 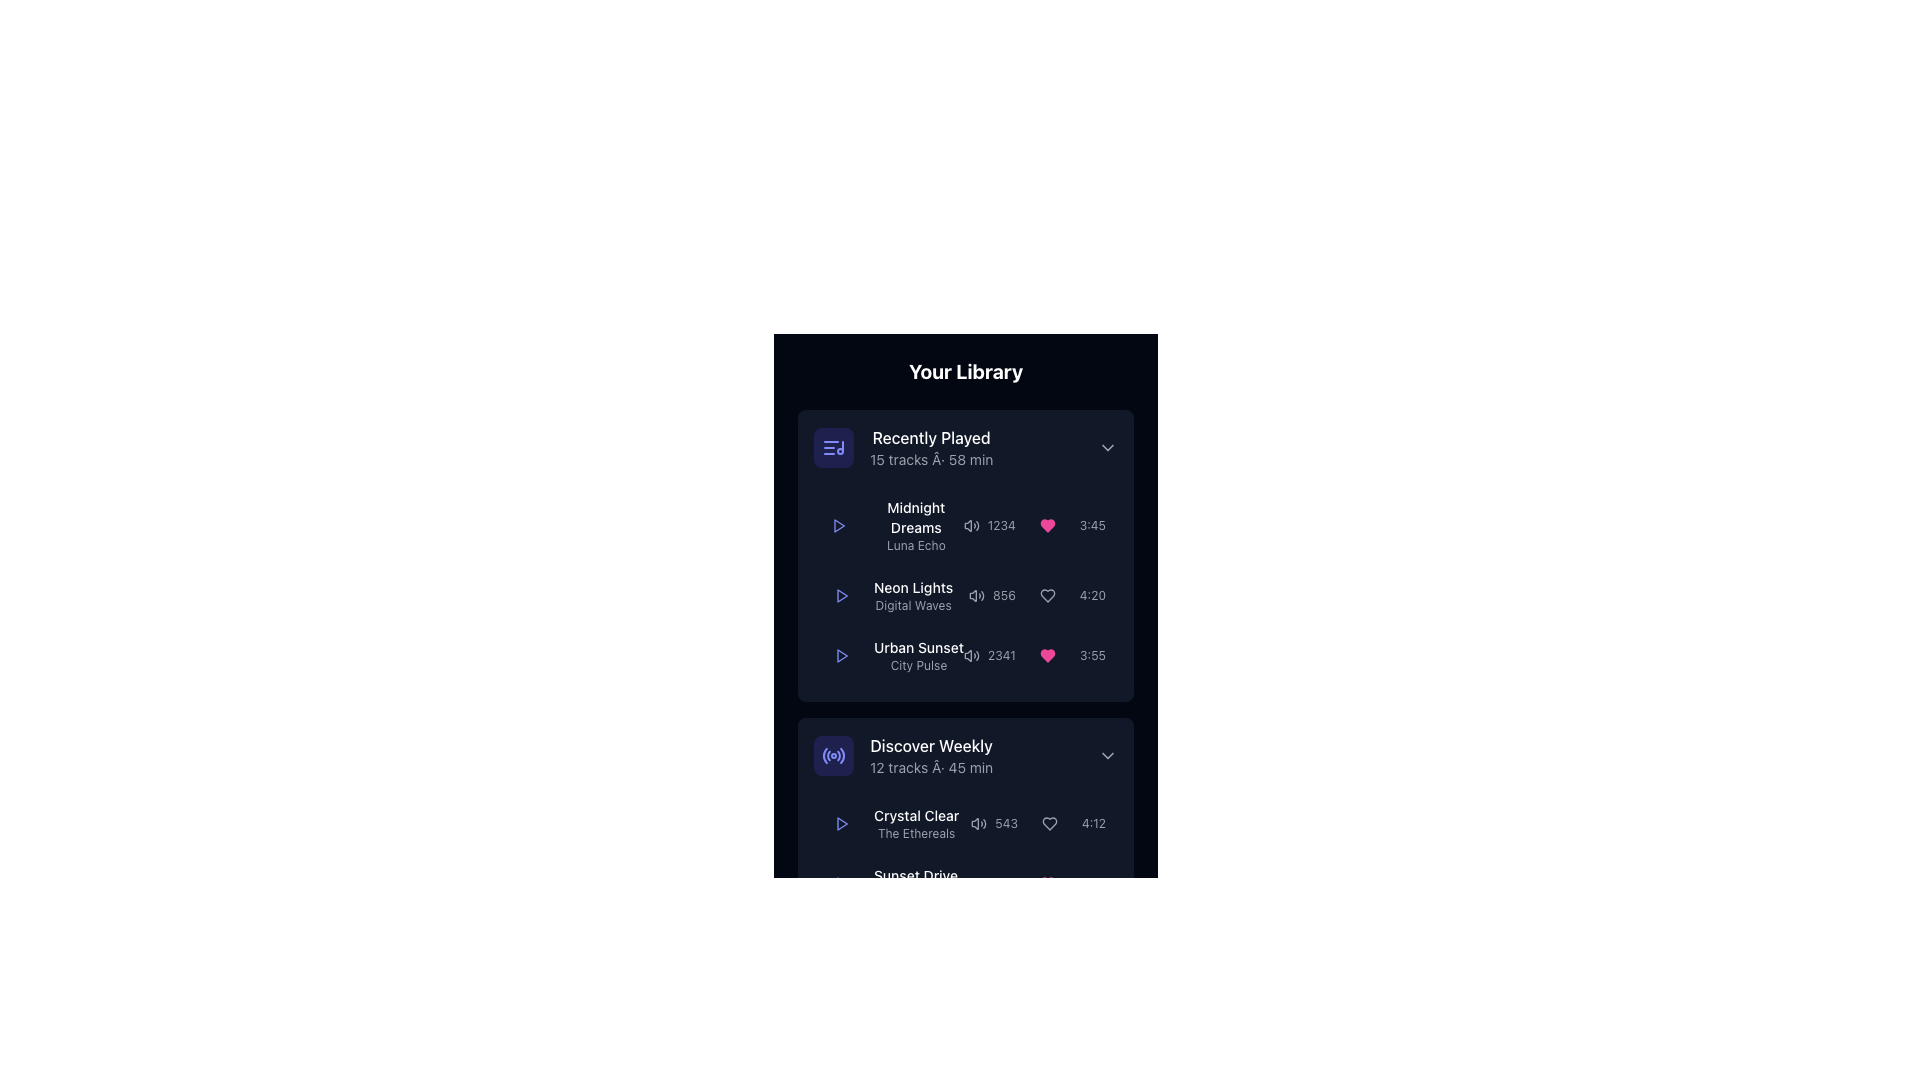 What do you see at coordinates (989, 655) in the screenshot?
I see `the text display showing the number of plays or streams in the middle-right of the third row of the 'Recently Played' section, adjacent to the audio volume icon` at bounding box center [989, 655].